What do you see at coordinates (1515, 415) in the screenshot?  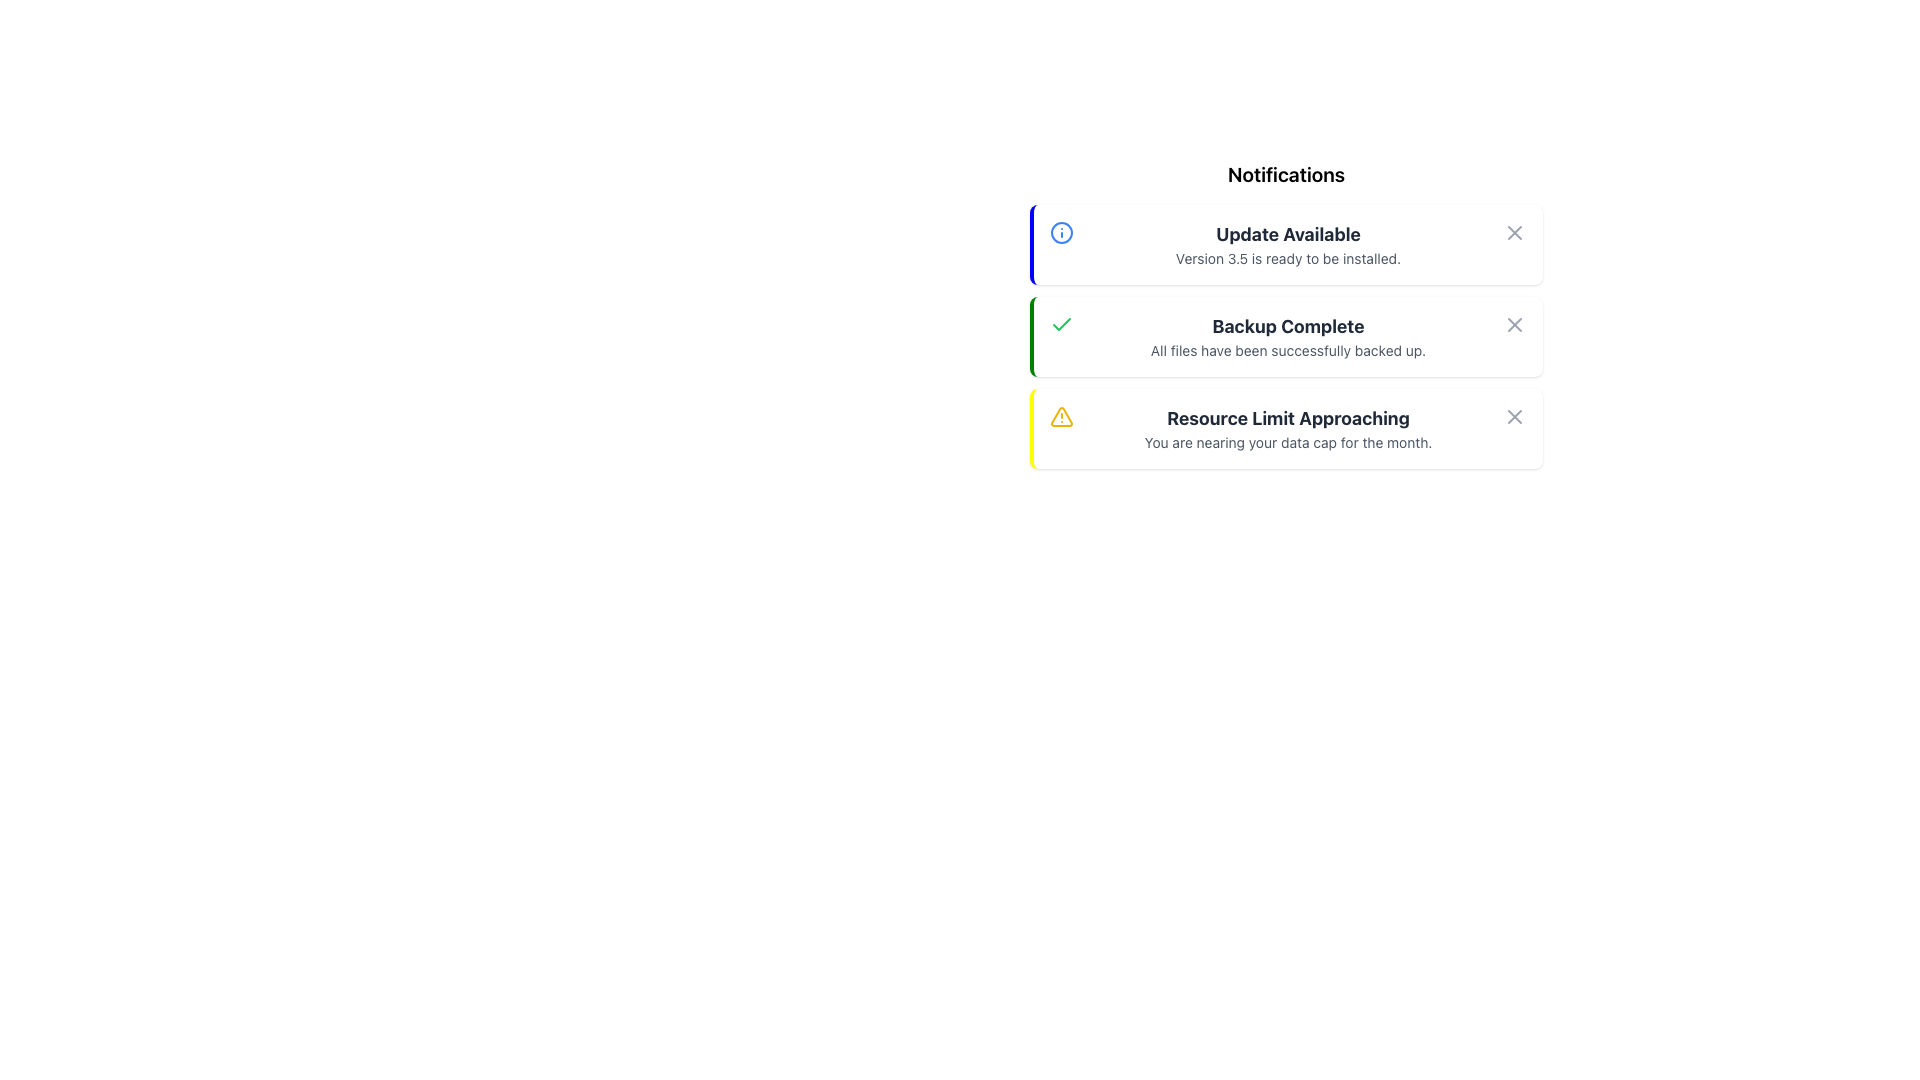 I see `the dismiss button represented by a small gray 'X' icon within the 'Resource Limit Approaching' notification card` at bounding box center [1515, 415].